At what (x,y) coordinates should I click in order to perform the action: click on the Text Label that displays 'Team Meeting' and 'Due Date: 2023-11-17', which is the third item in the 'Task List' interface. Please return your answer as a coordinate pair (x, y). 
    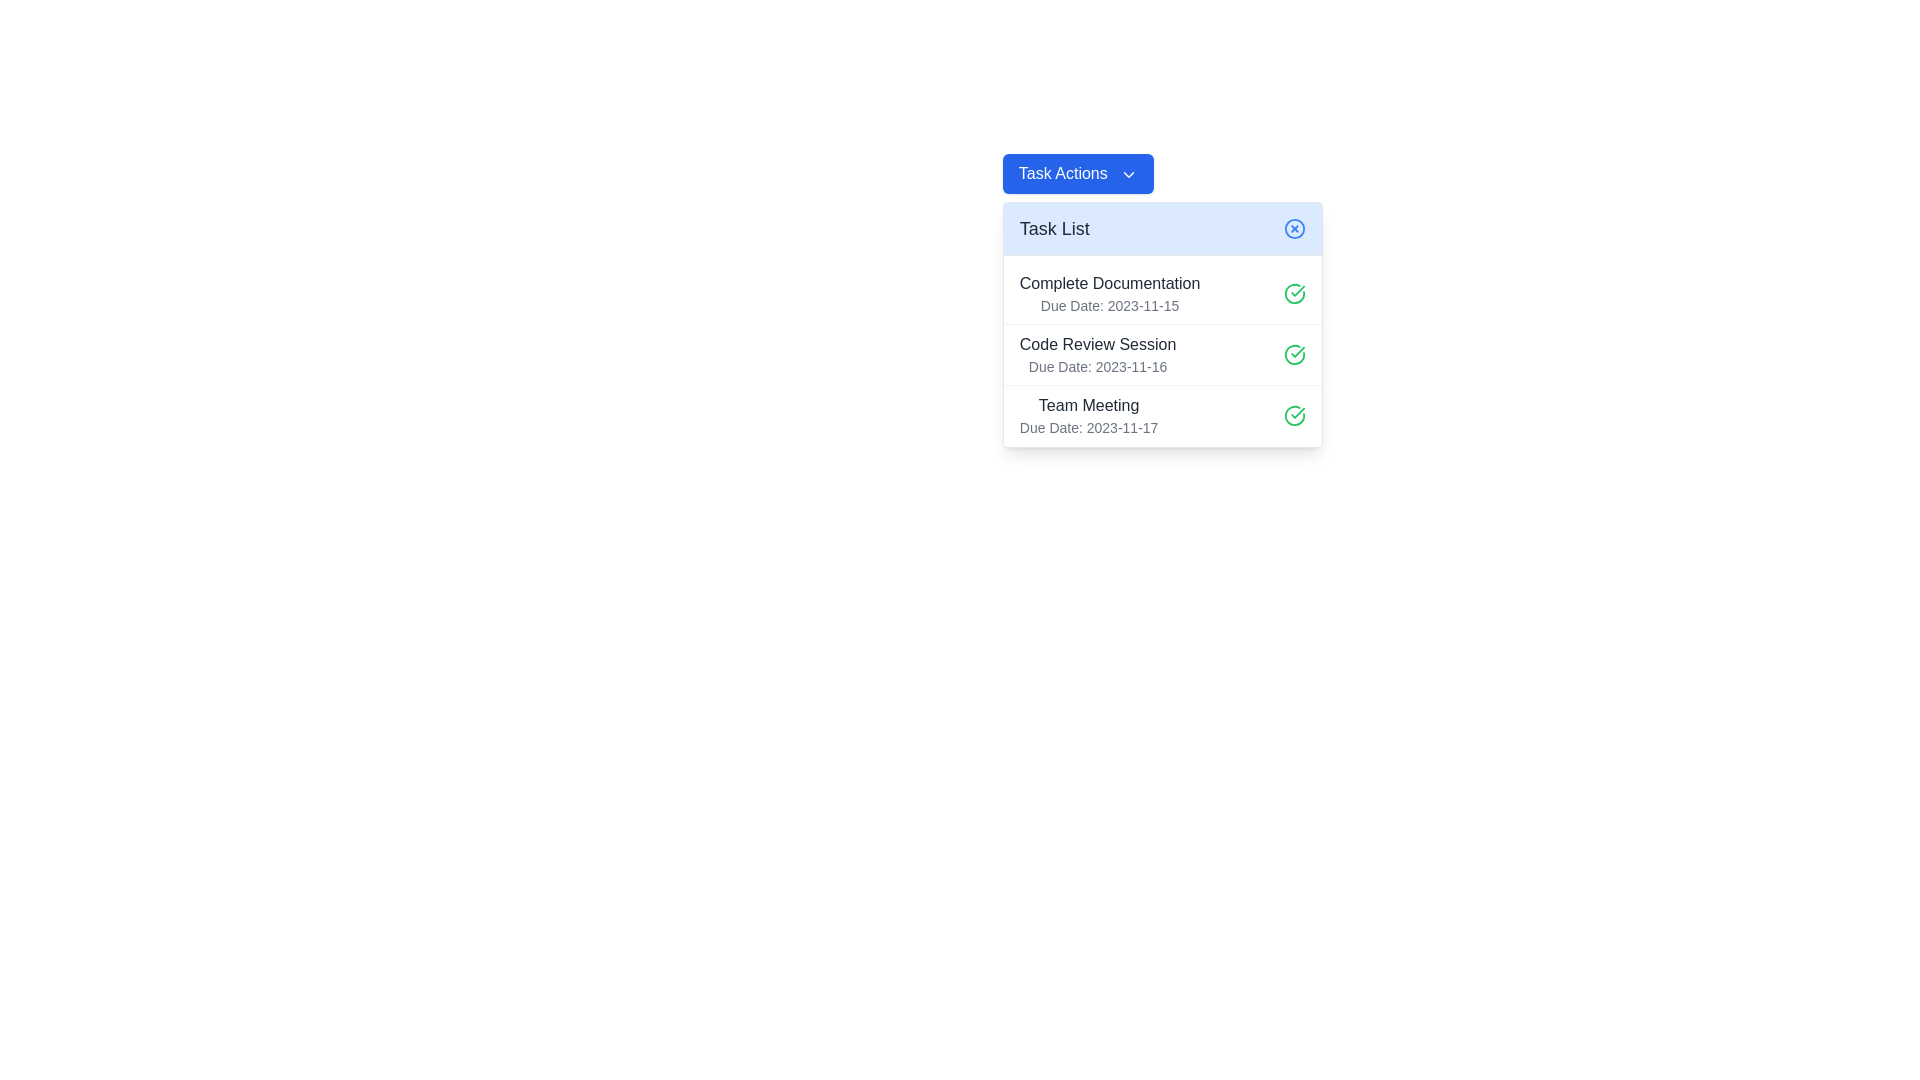
    Looking at the image, I should click on (1088, 415).